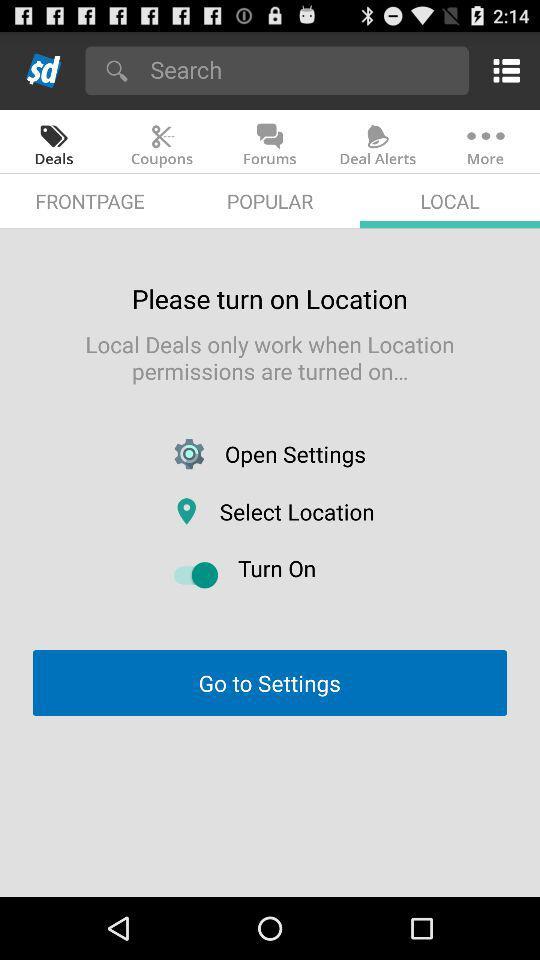 Image resolution: width=540 pixels, height=960 pixels. What do you see at coordinates (270, 201) in the screenshot?
I see `the item next to the frontpage icon` at bounding box center [270, 201].